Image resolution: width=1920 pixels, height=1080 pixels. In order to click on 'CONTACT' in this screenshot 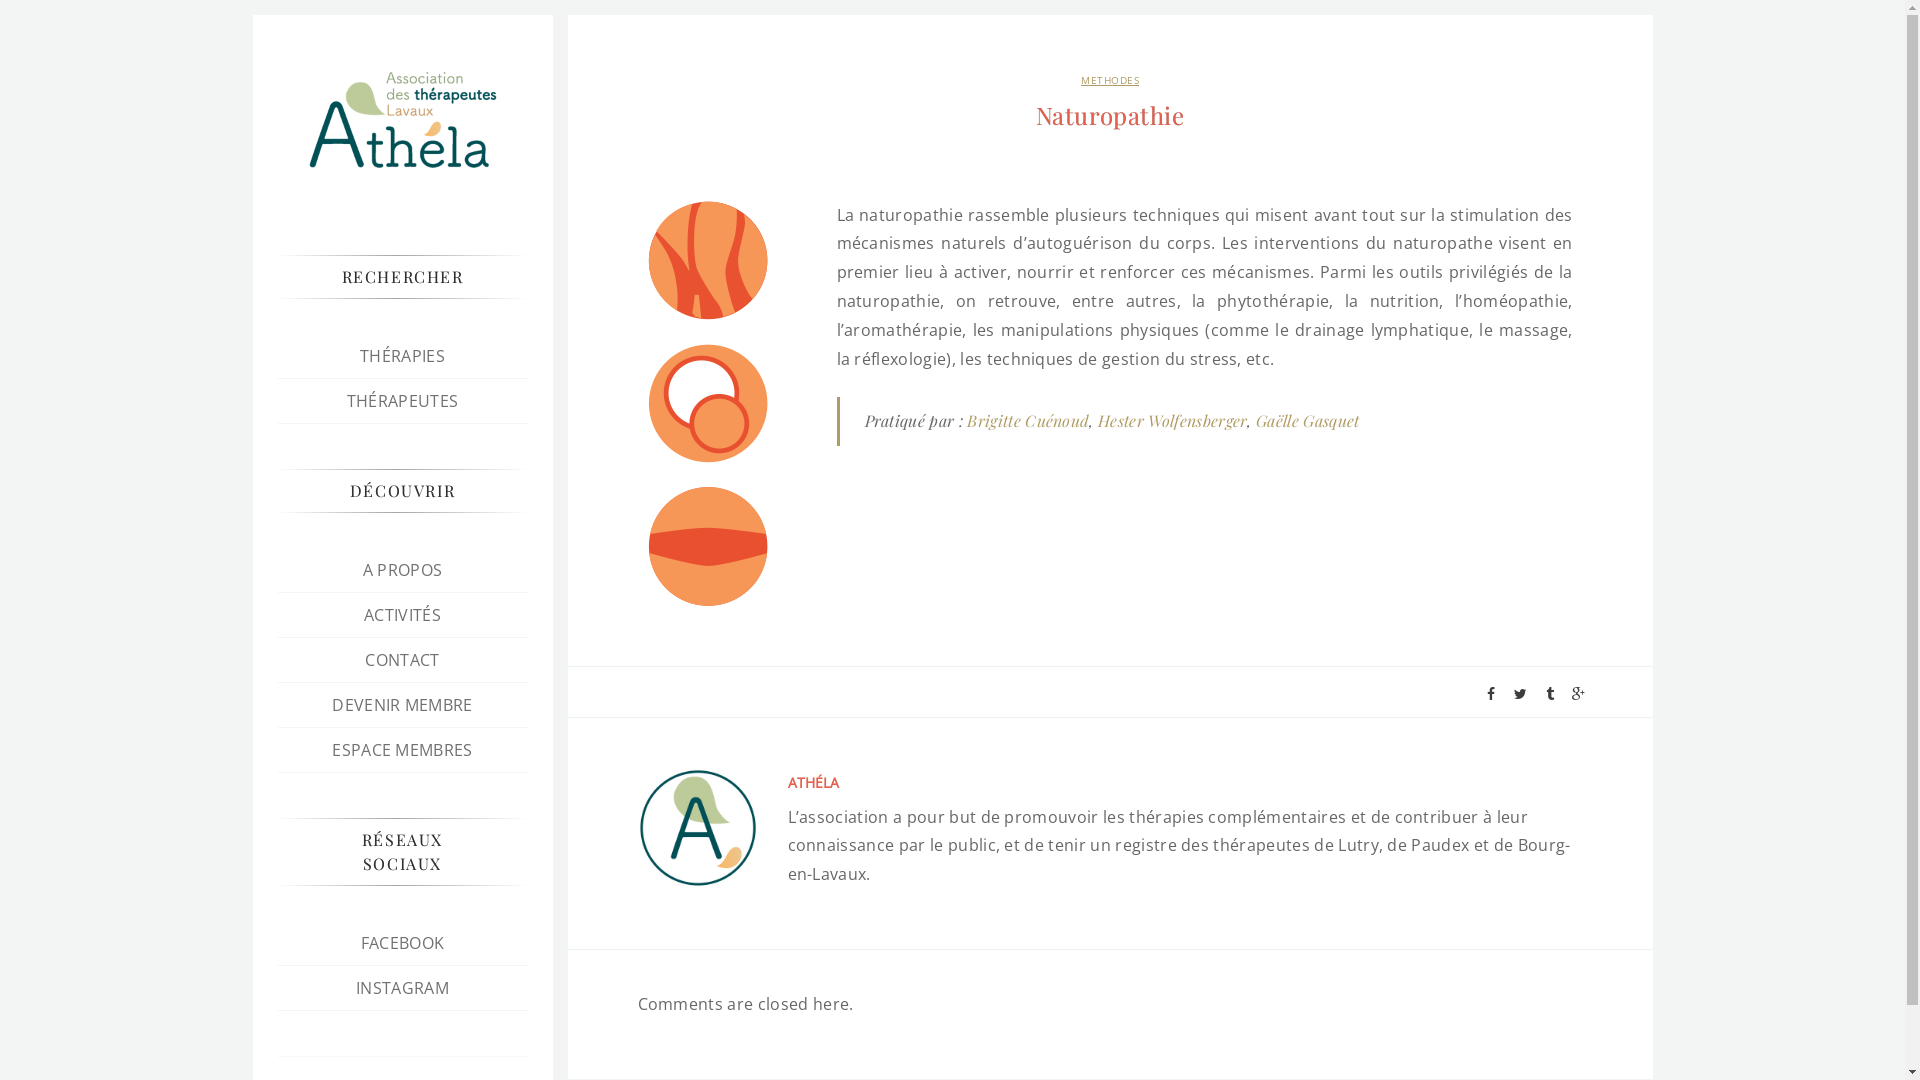, I will do `click(401, 659)`.